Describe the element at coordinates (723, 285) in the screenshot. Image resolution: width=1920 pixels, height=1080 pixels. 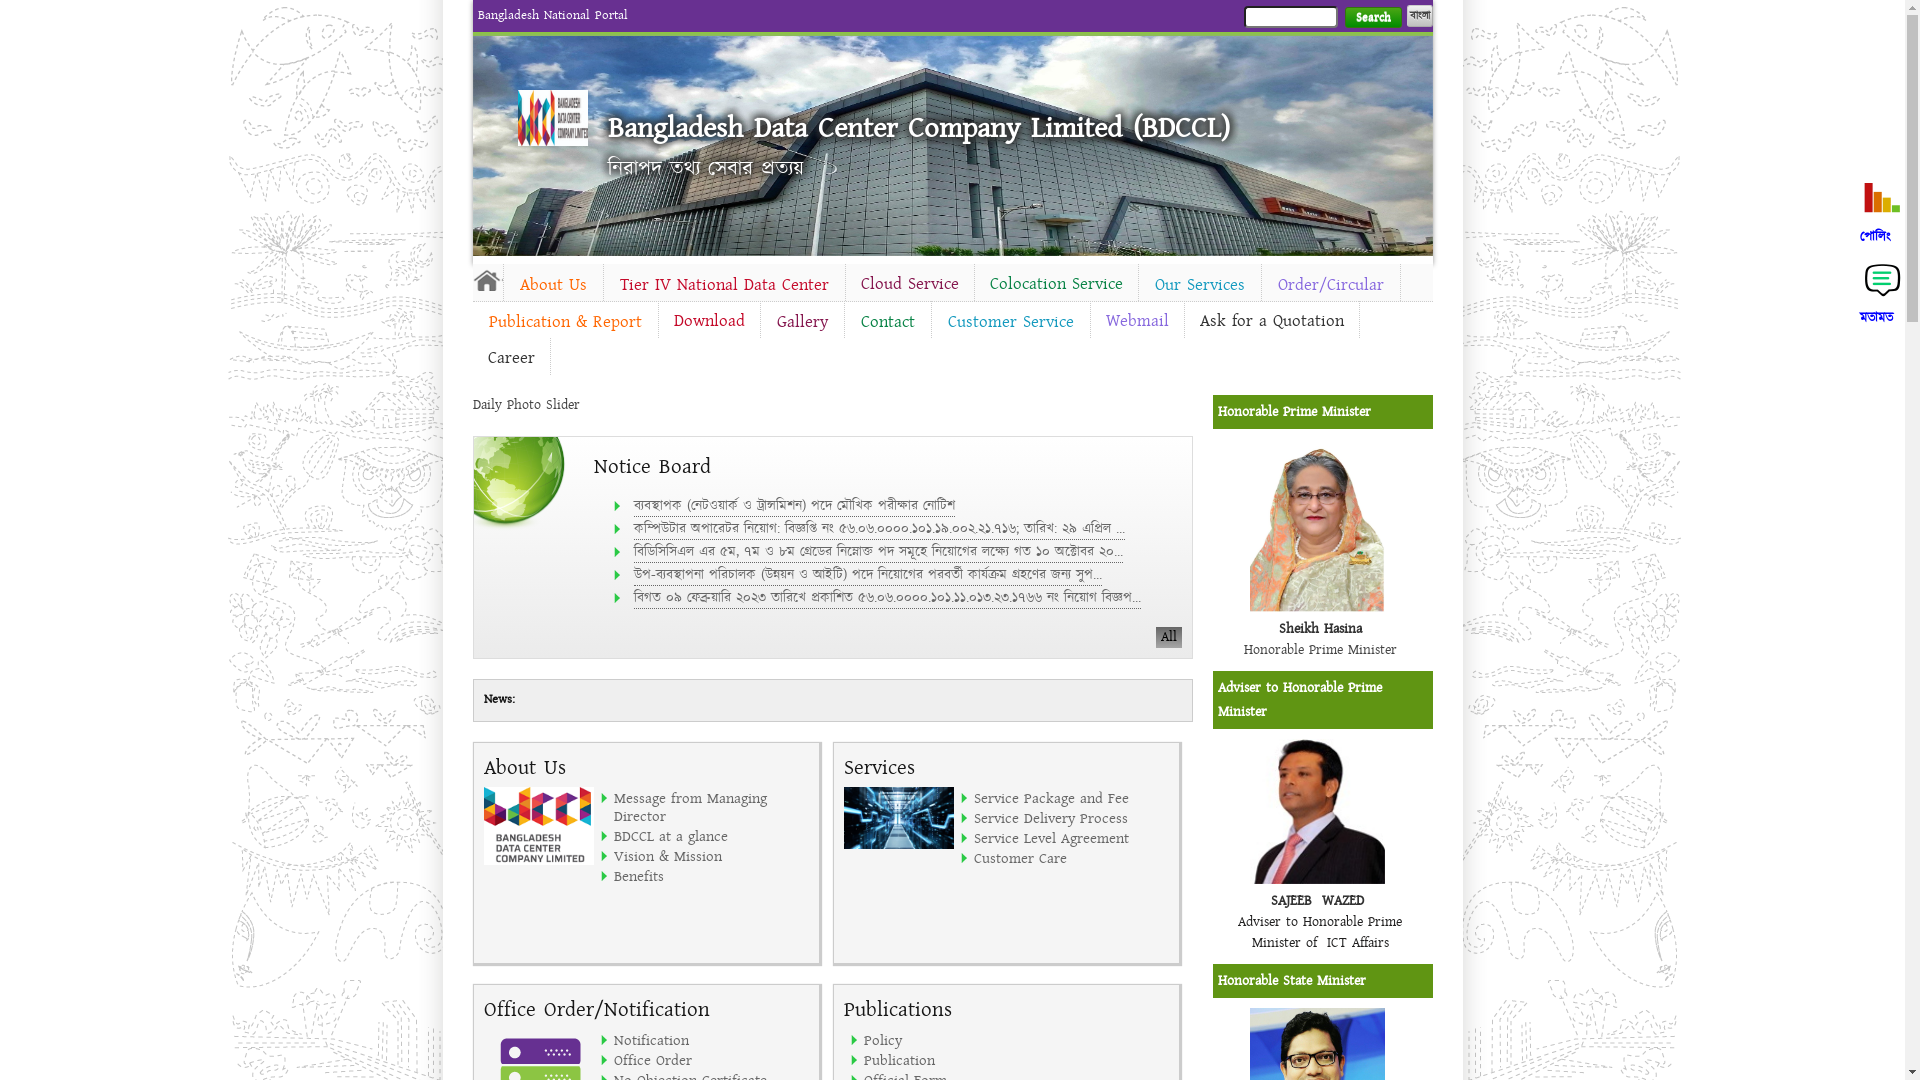
I see `'Tier IV National Data Center'` at that location.